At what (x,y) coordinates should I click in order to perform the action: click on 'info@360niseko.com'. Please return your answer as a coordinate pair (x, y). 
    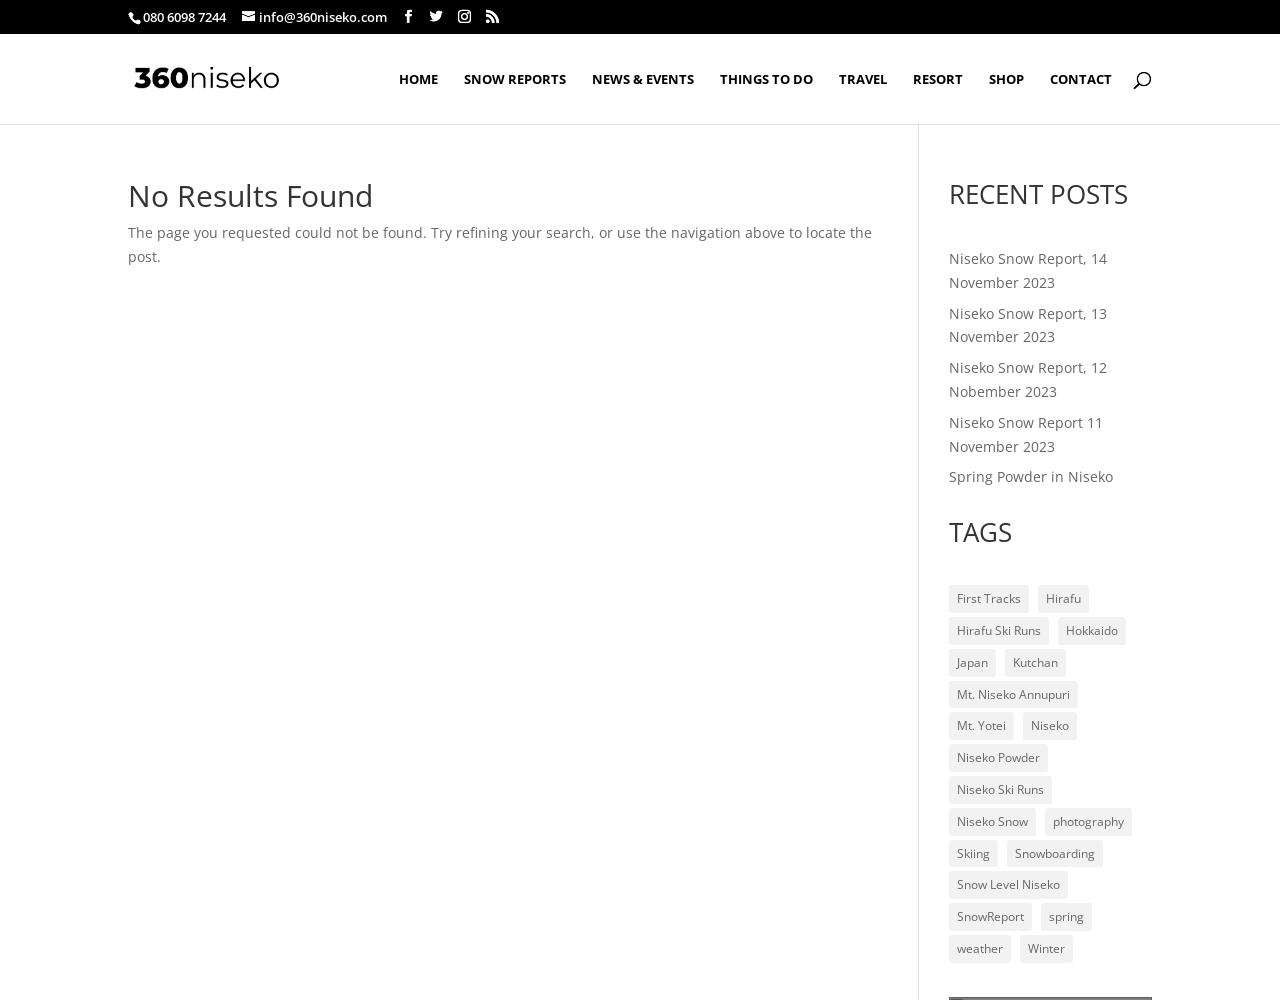
    Looking at the image, I should click on (322, 16).